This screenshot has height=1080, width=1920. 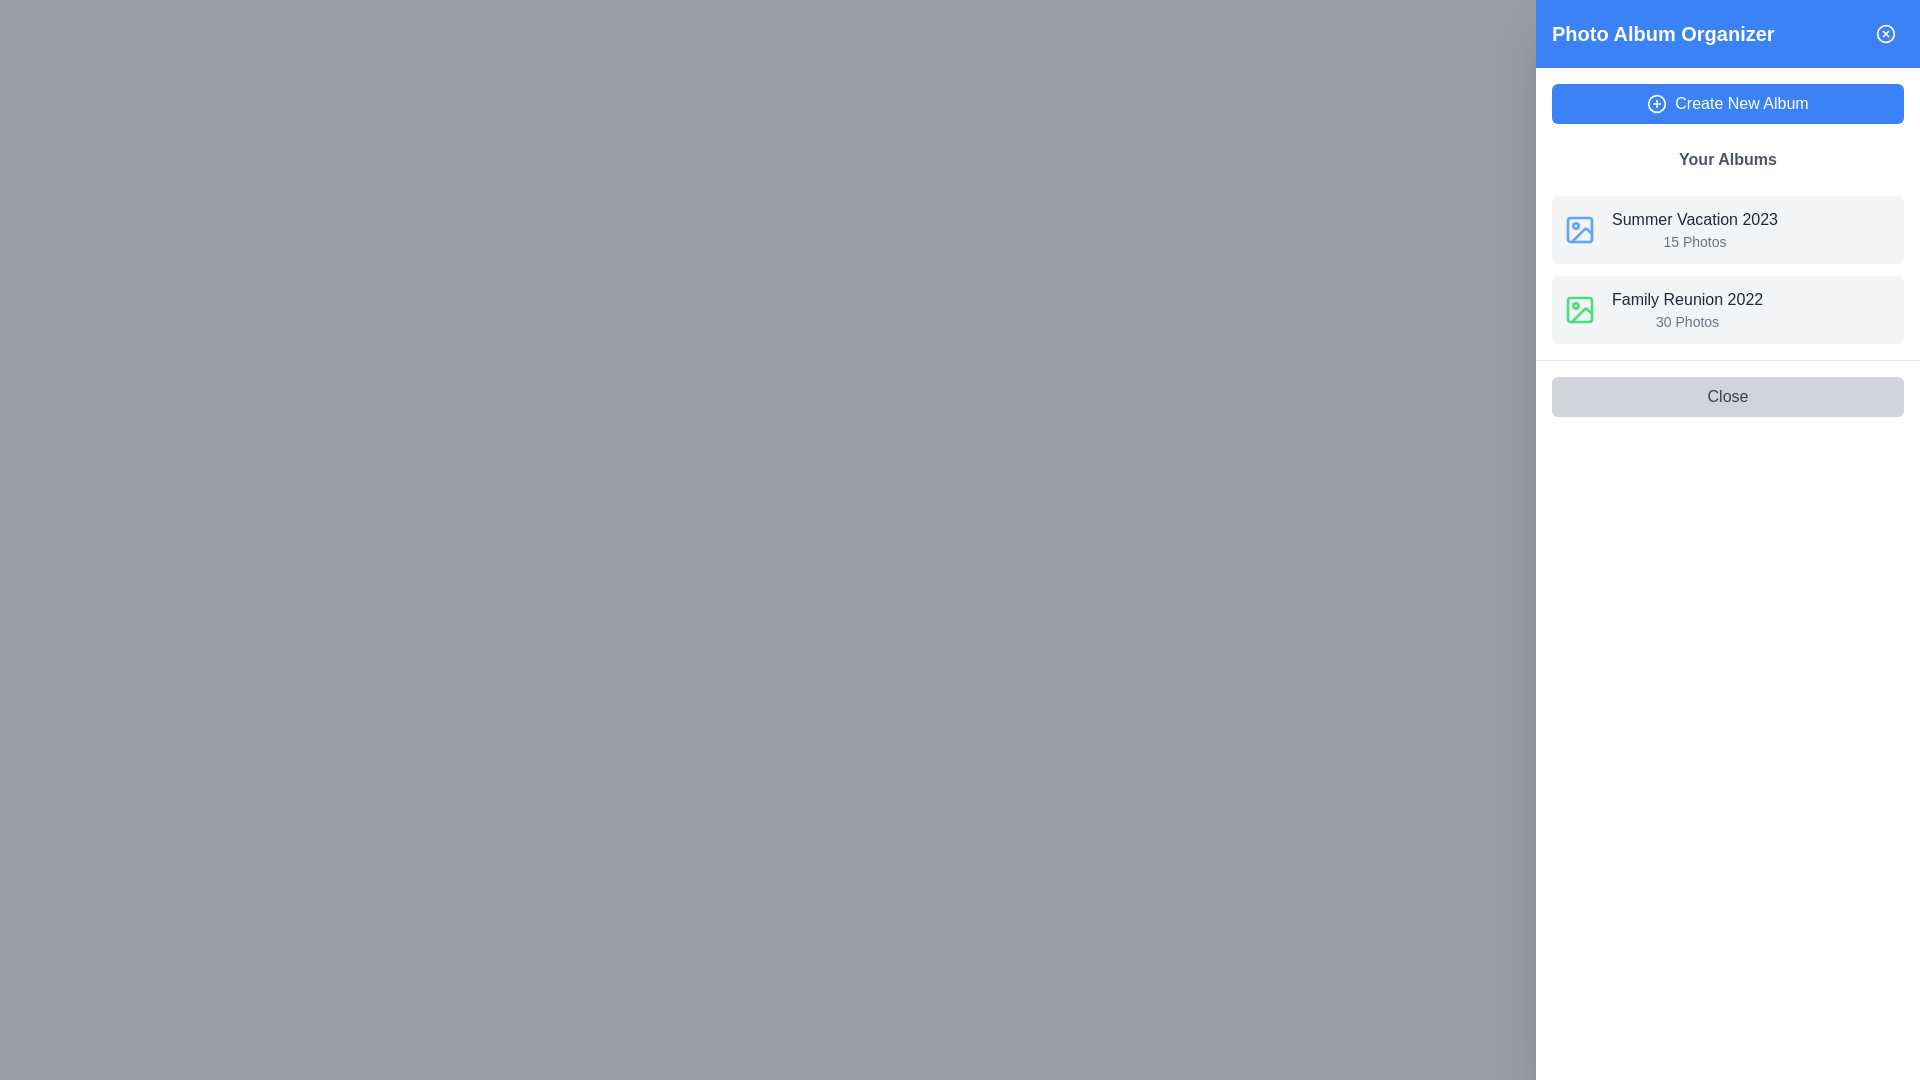 What do you see at coordinates (1741, 104) in the screenshot?
I see `text content of the label displaying 'Create New Album' styled in white text against a blue background` at bounding box center [1741, 104].